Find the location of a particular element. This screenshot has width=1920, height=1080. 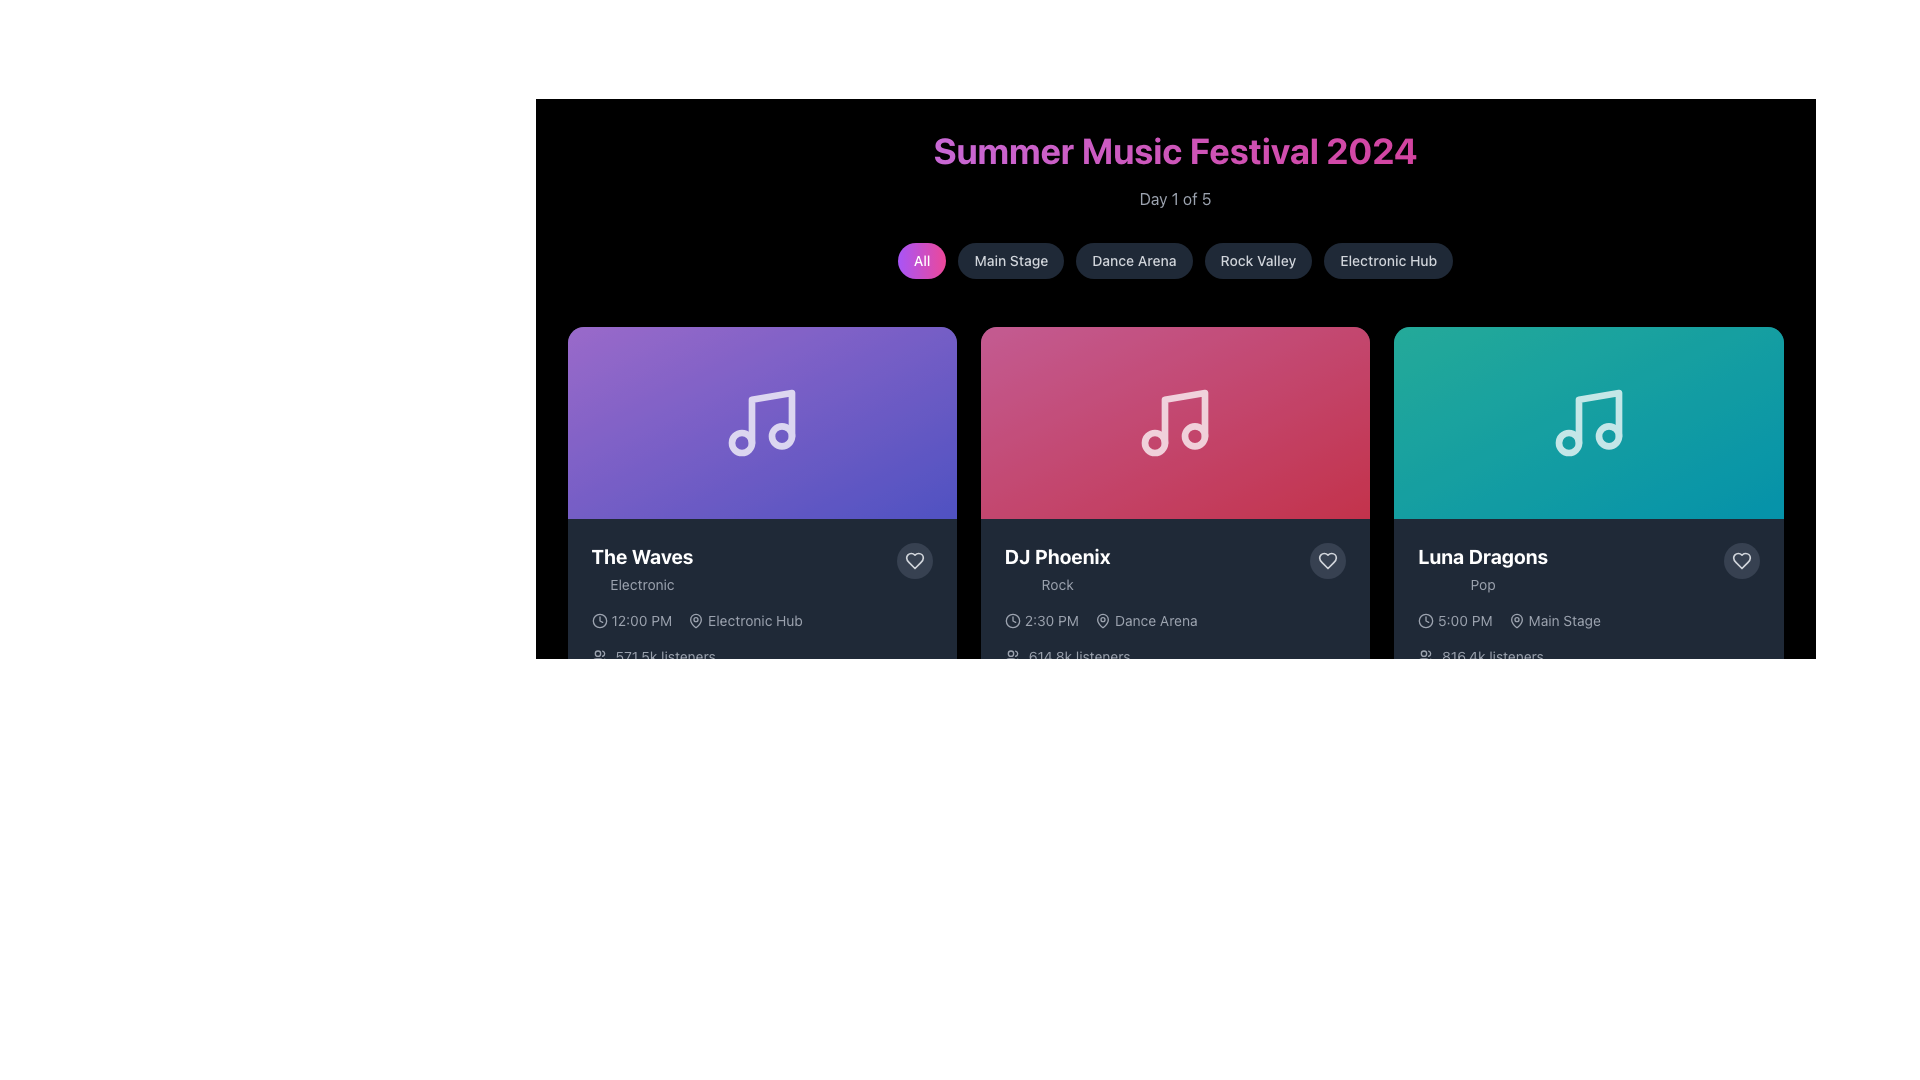

the decorative circle element that symbolizes music-related content, located within the musical note icon at the center of the top section of the third card in the event listings row is located at coordinates (1608, 435).